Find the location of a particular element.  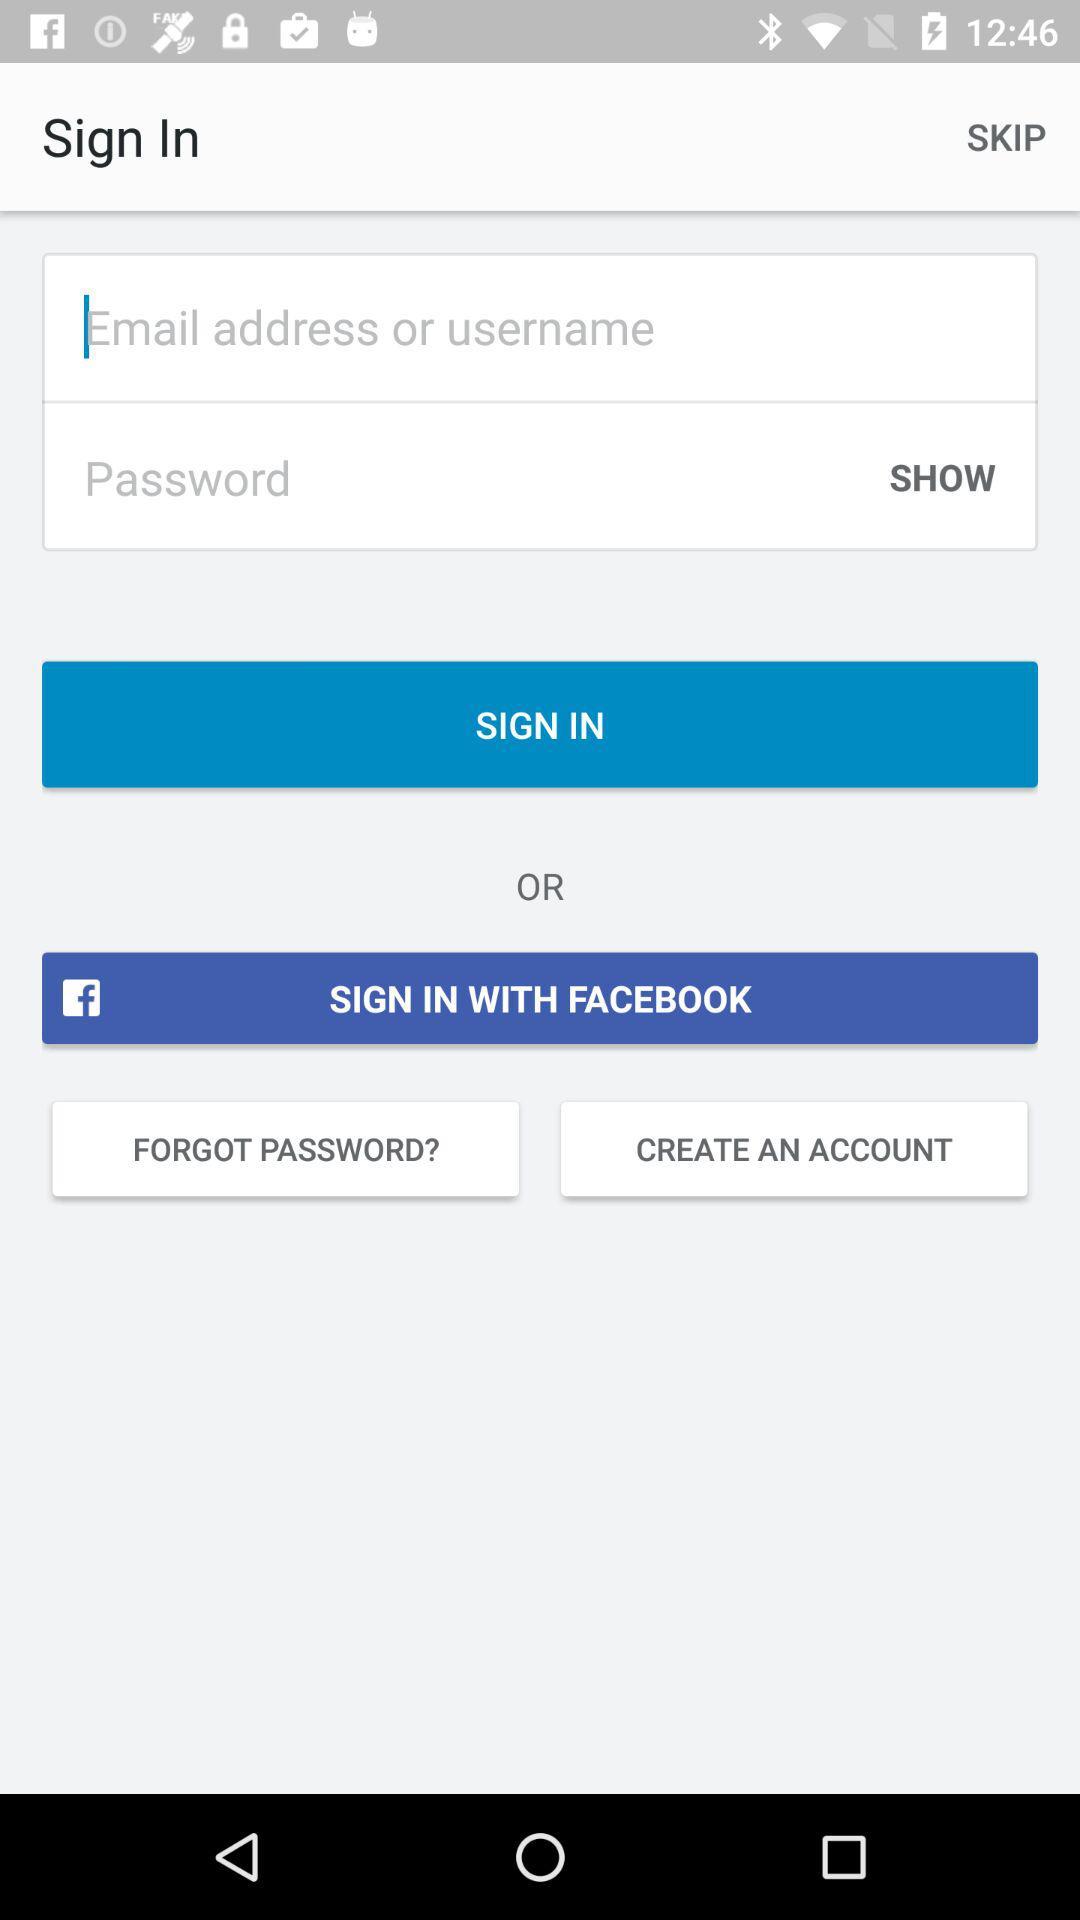

item below the sign in with is located at coordinates (285, 1148).